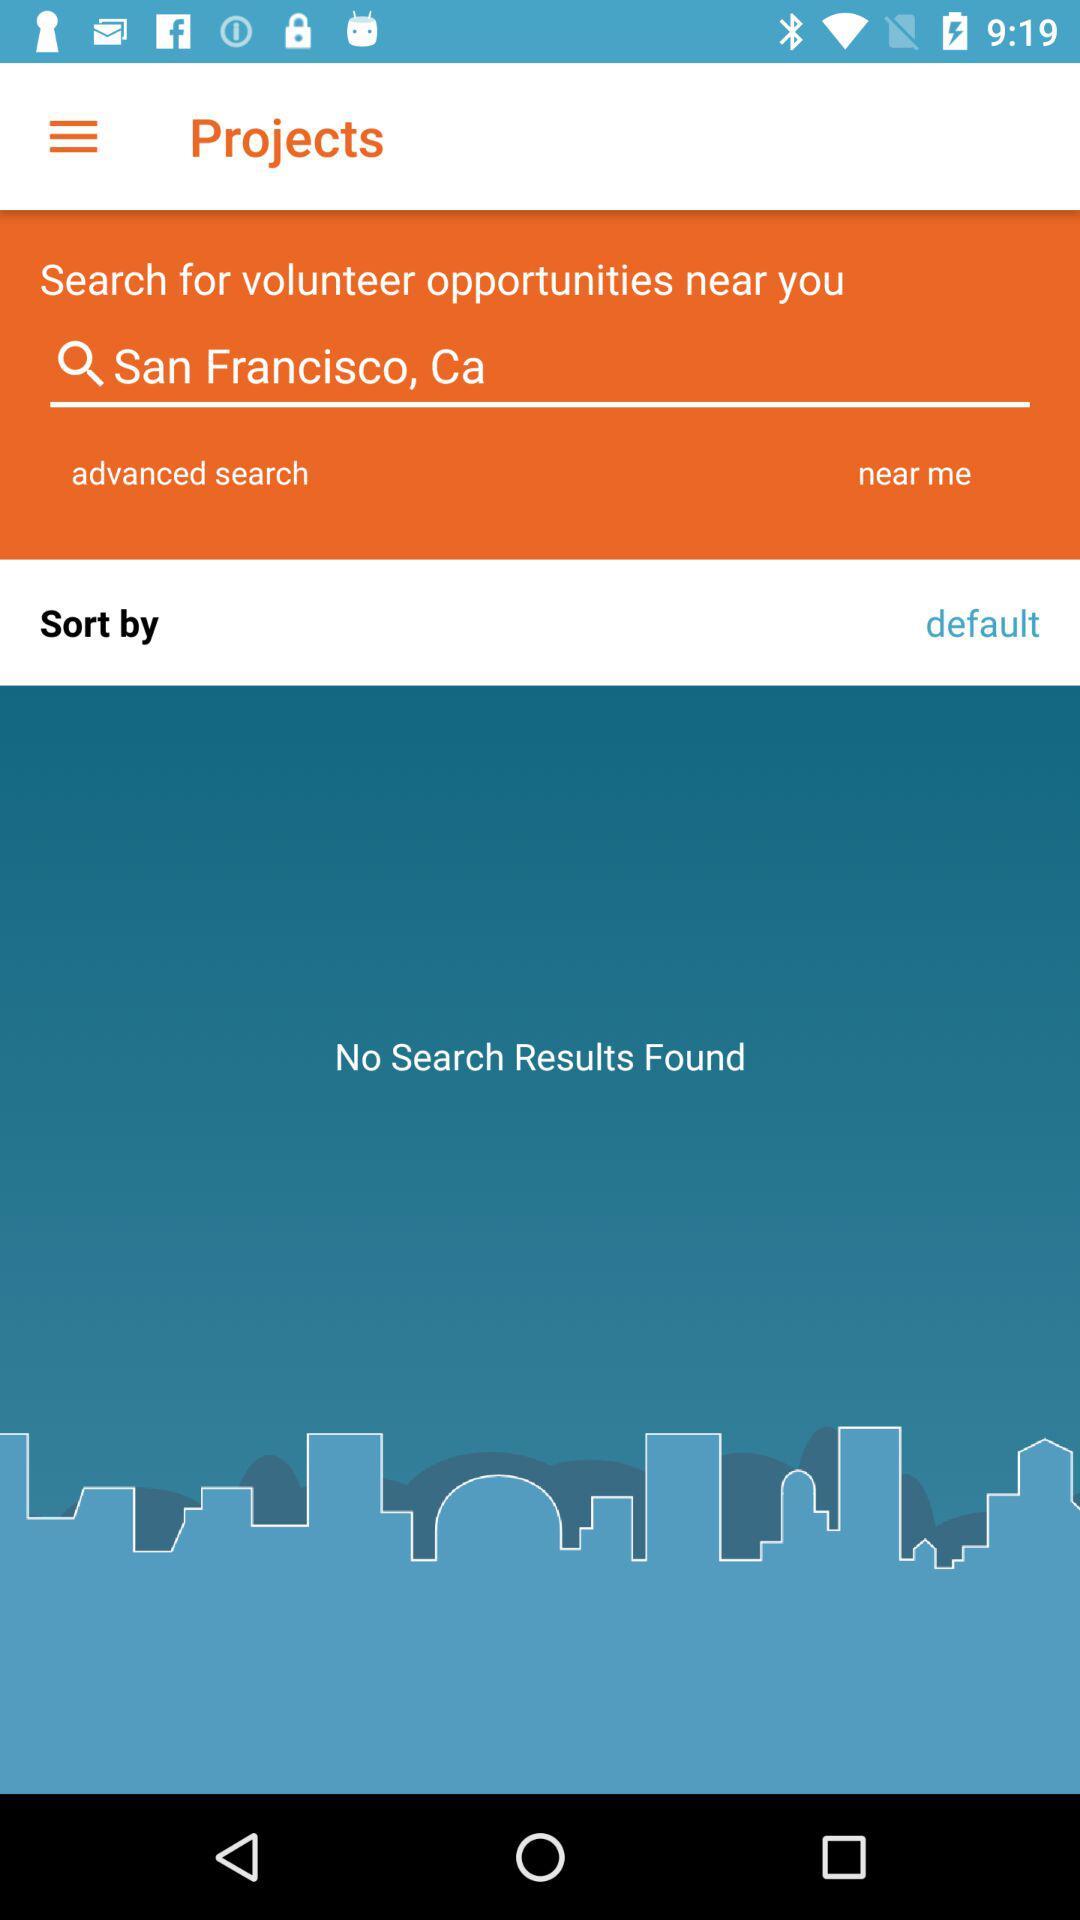  Describe the element at coordinates (72, 135) in the screenshot. I see `the item to the left of the projects` at that location.